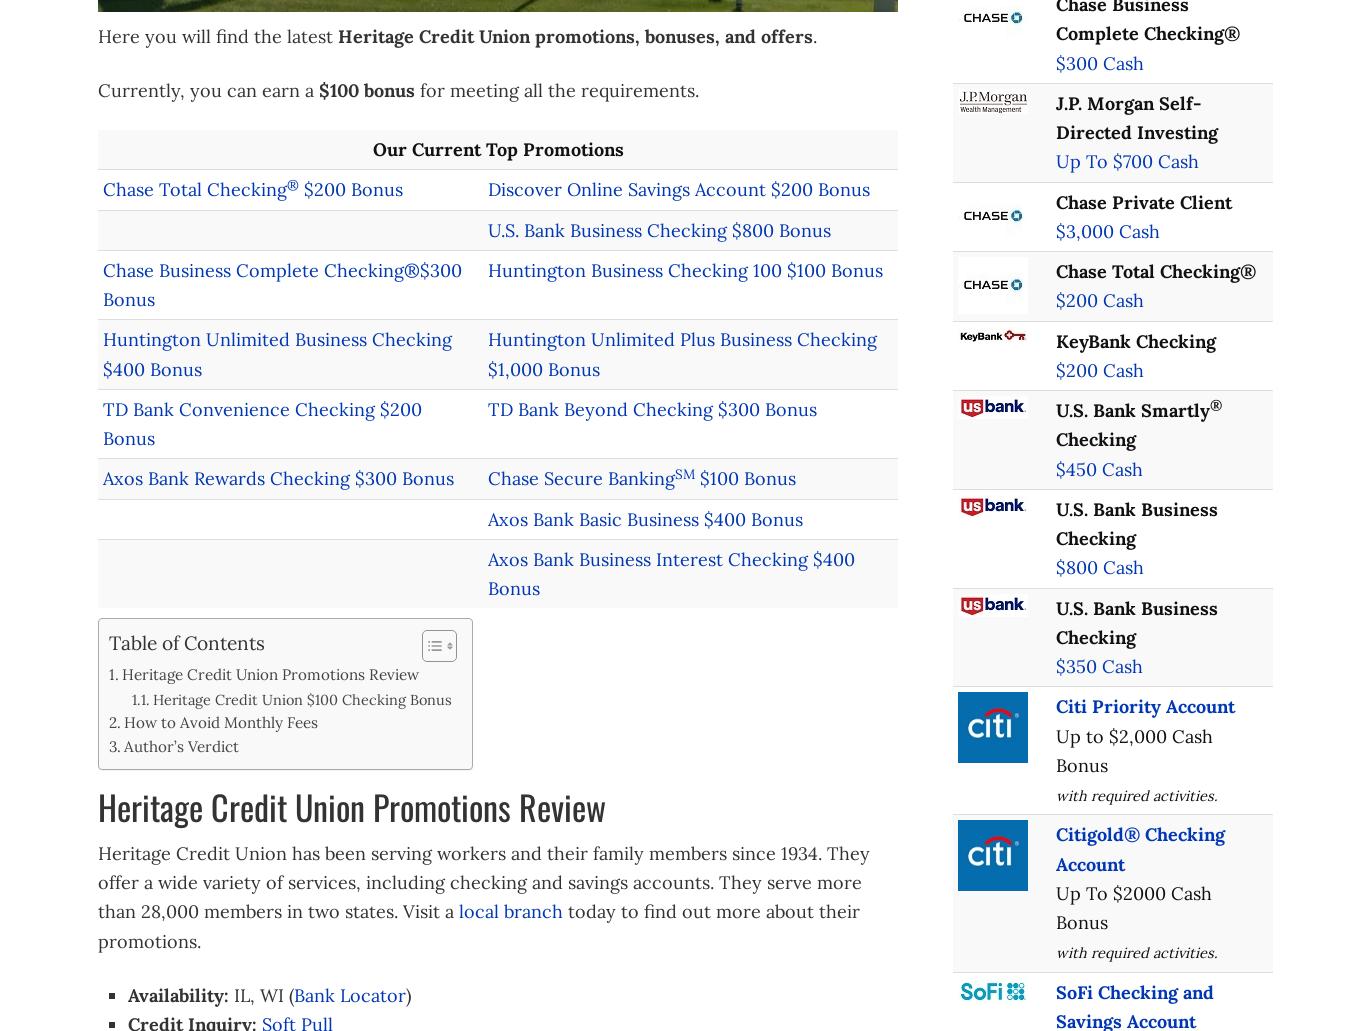 The image size is (1366, 1031). Describe the element at coordinates (1053, 271) in the screenshot. I see `'Chase Total Checking®'` at that location.